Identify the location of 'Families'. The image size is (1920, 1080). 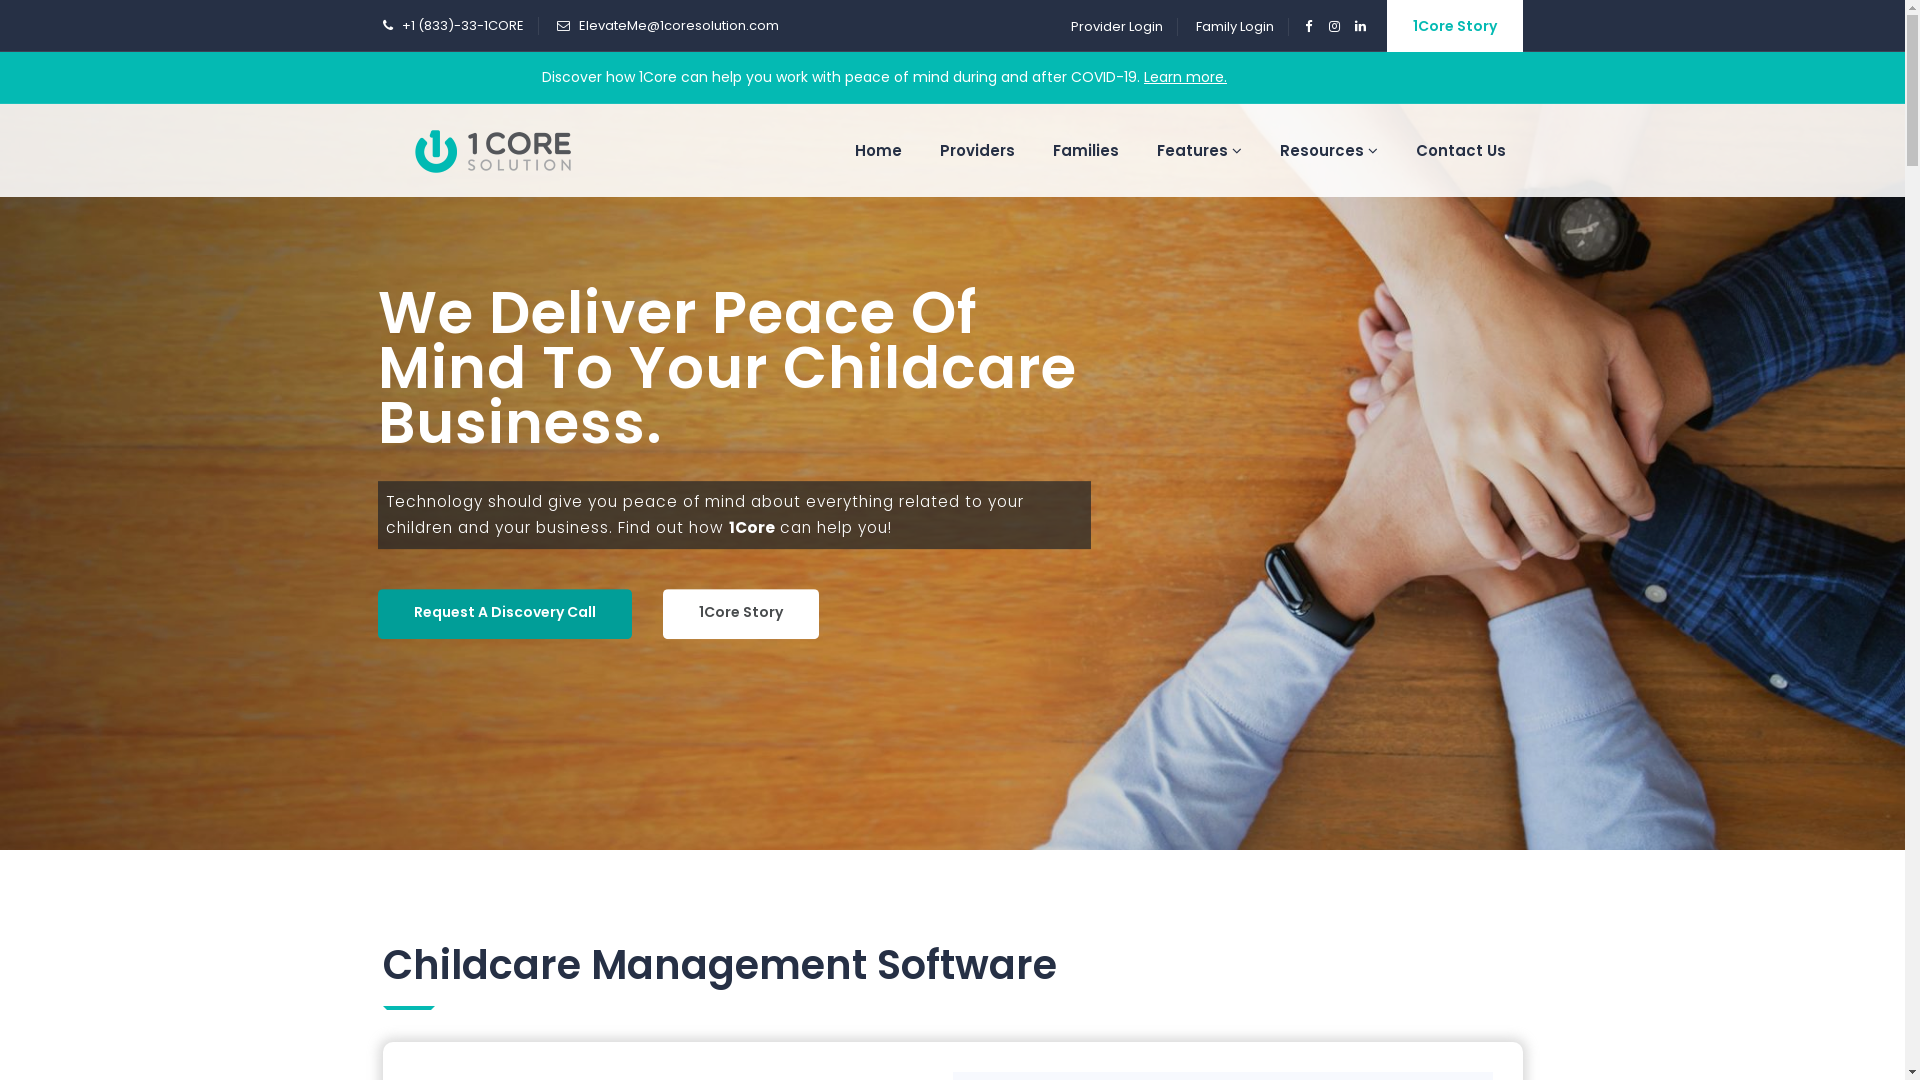
(1084, 149).